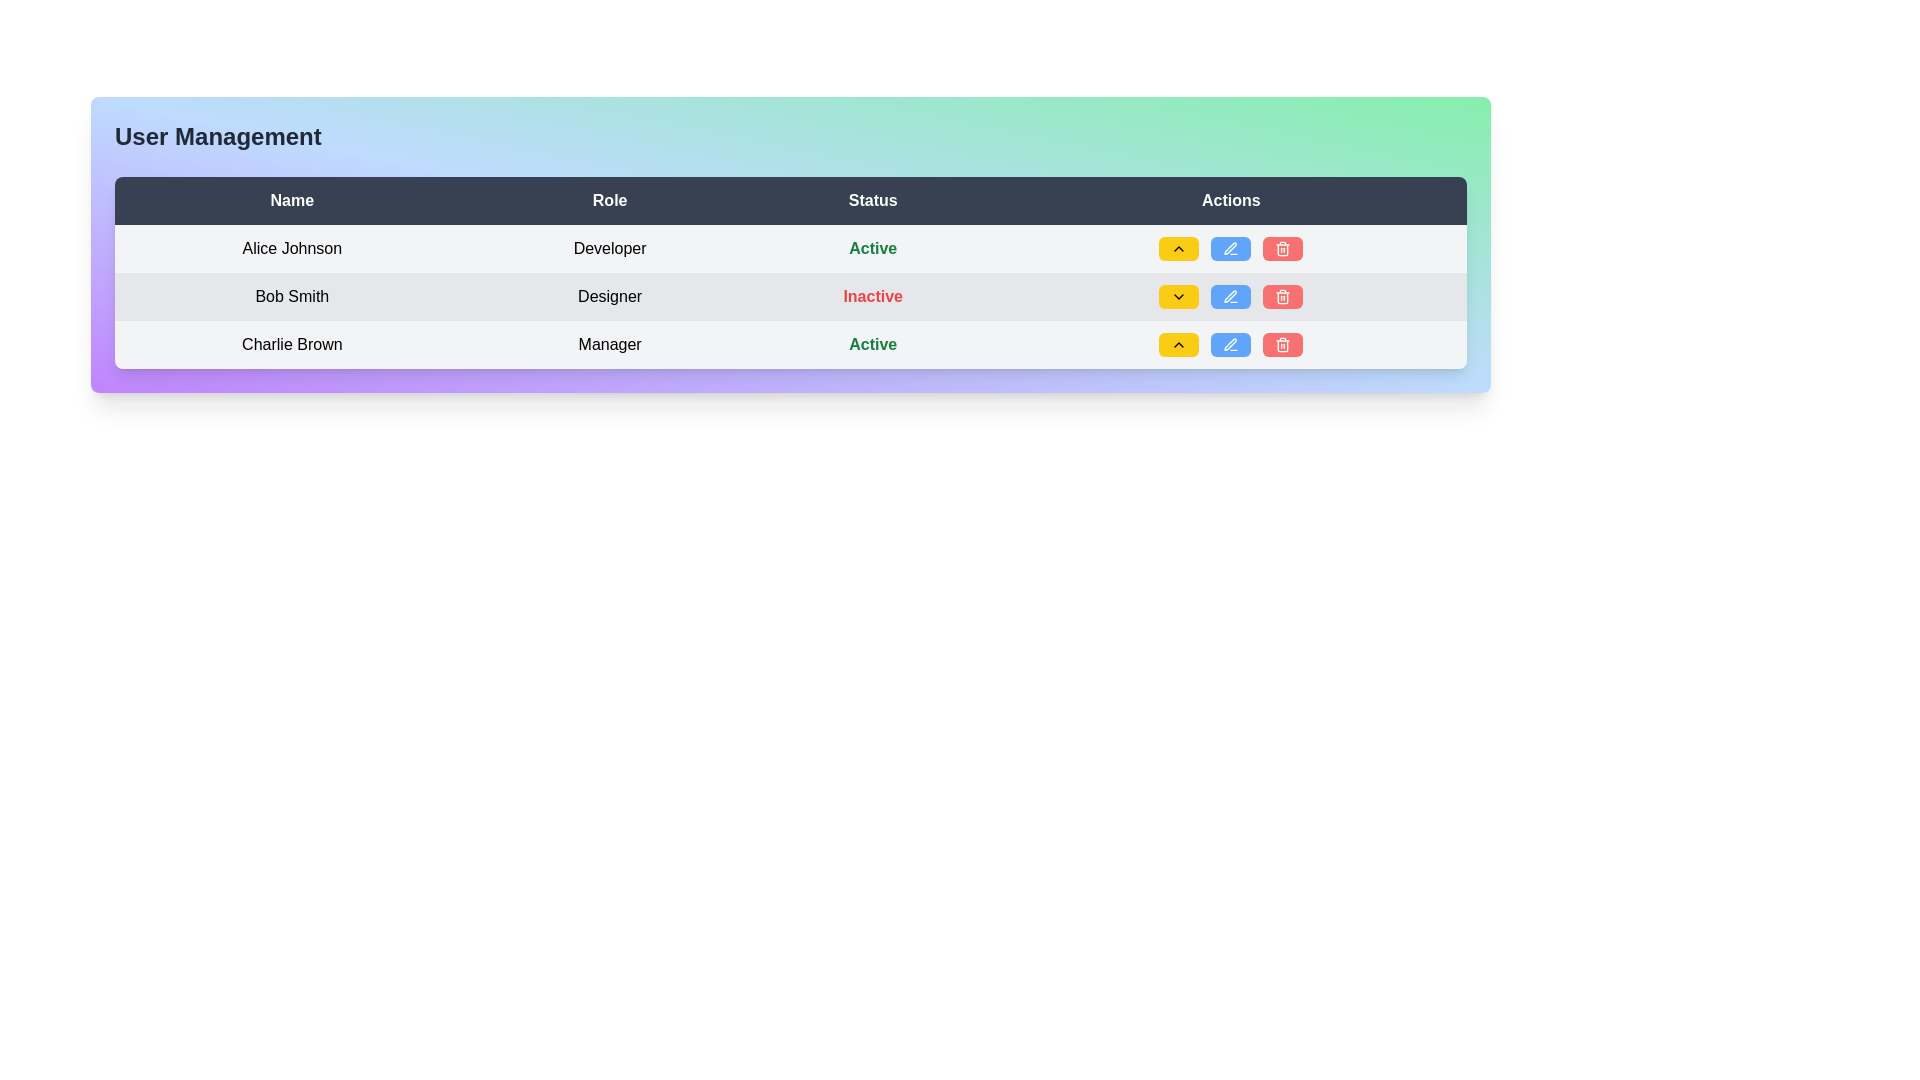  What do you see at coordinates (1283, 249) in the screenshot?
I see `the vertical line of the trash can icon in the 'Actions' column of the user management table` at bounding box center [1283, 249].